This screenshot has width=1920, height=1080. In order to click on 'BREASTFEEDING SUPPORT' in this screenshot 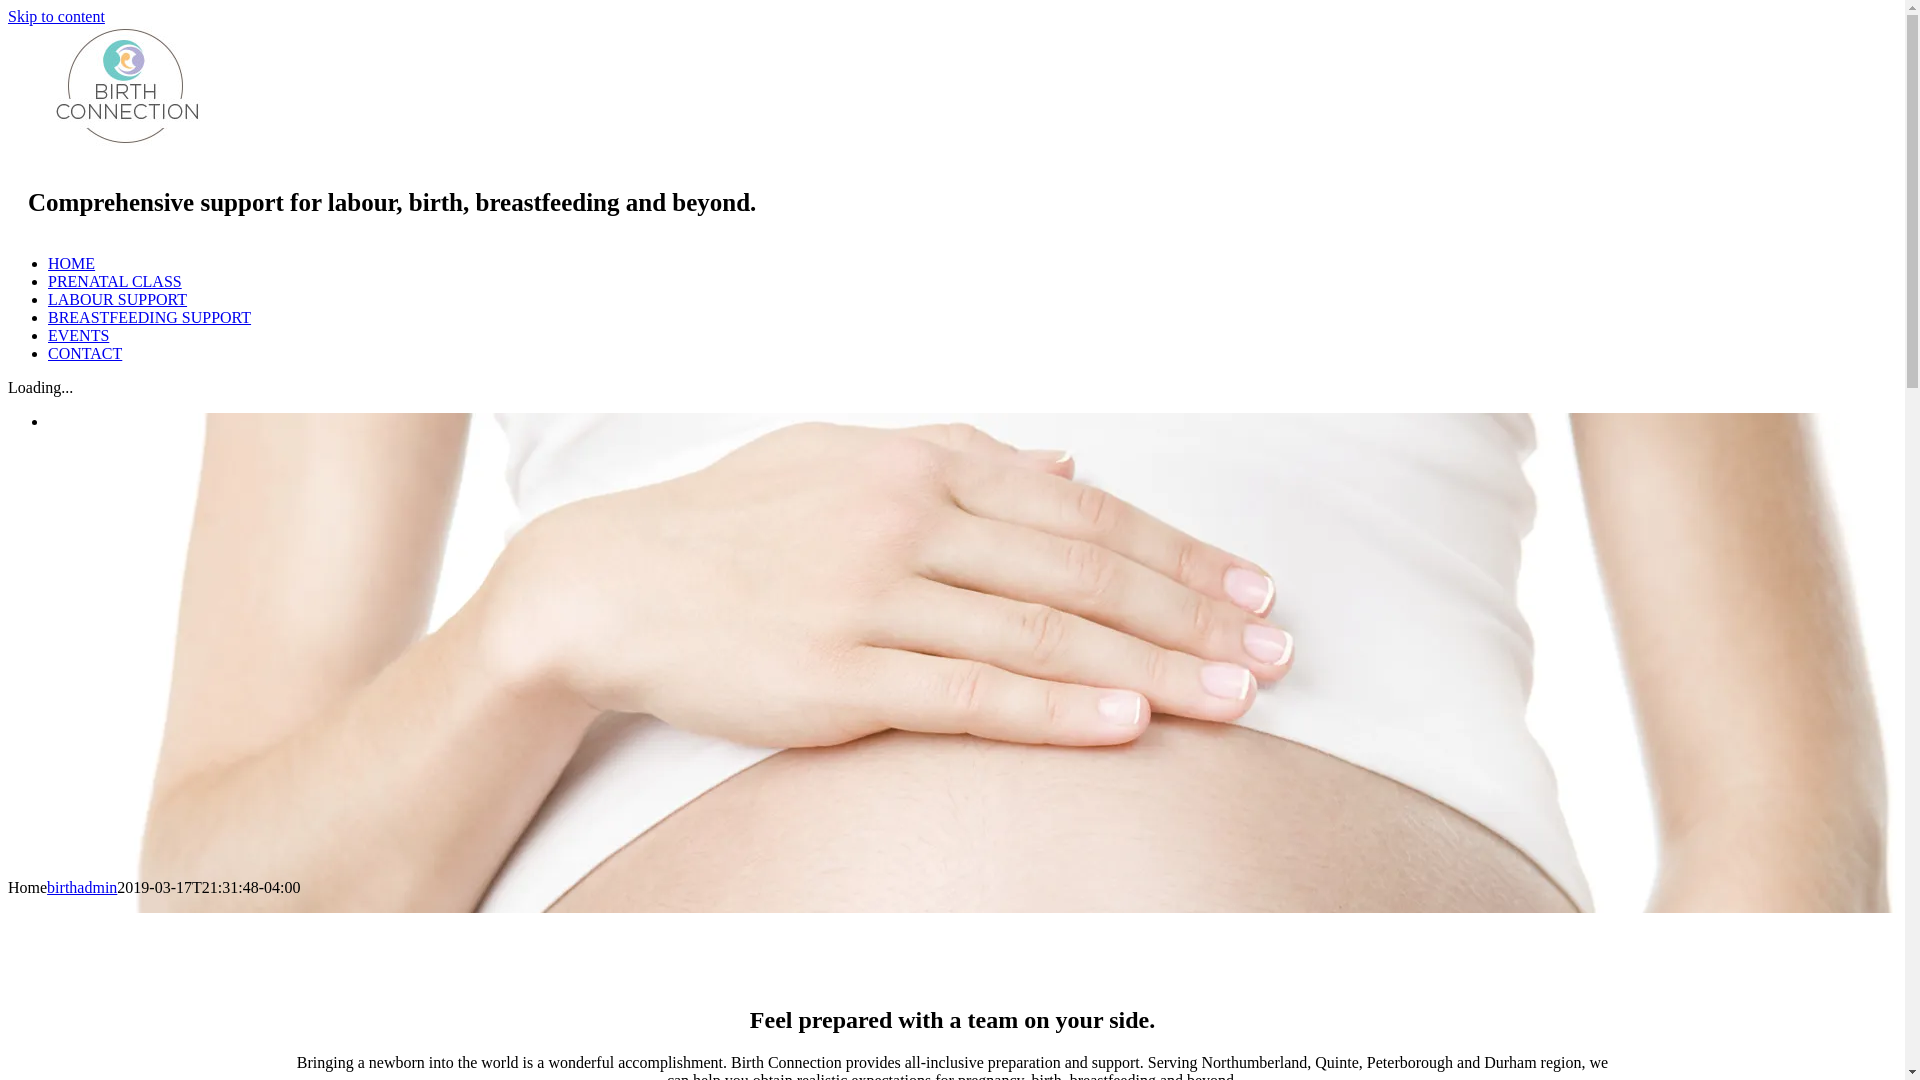, I will do `click(148, 316)`.